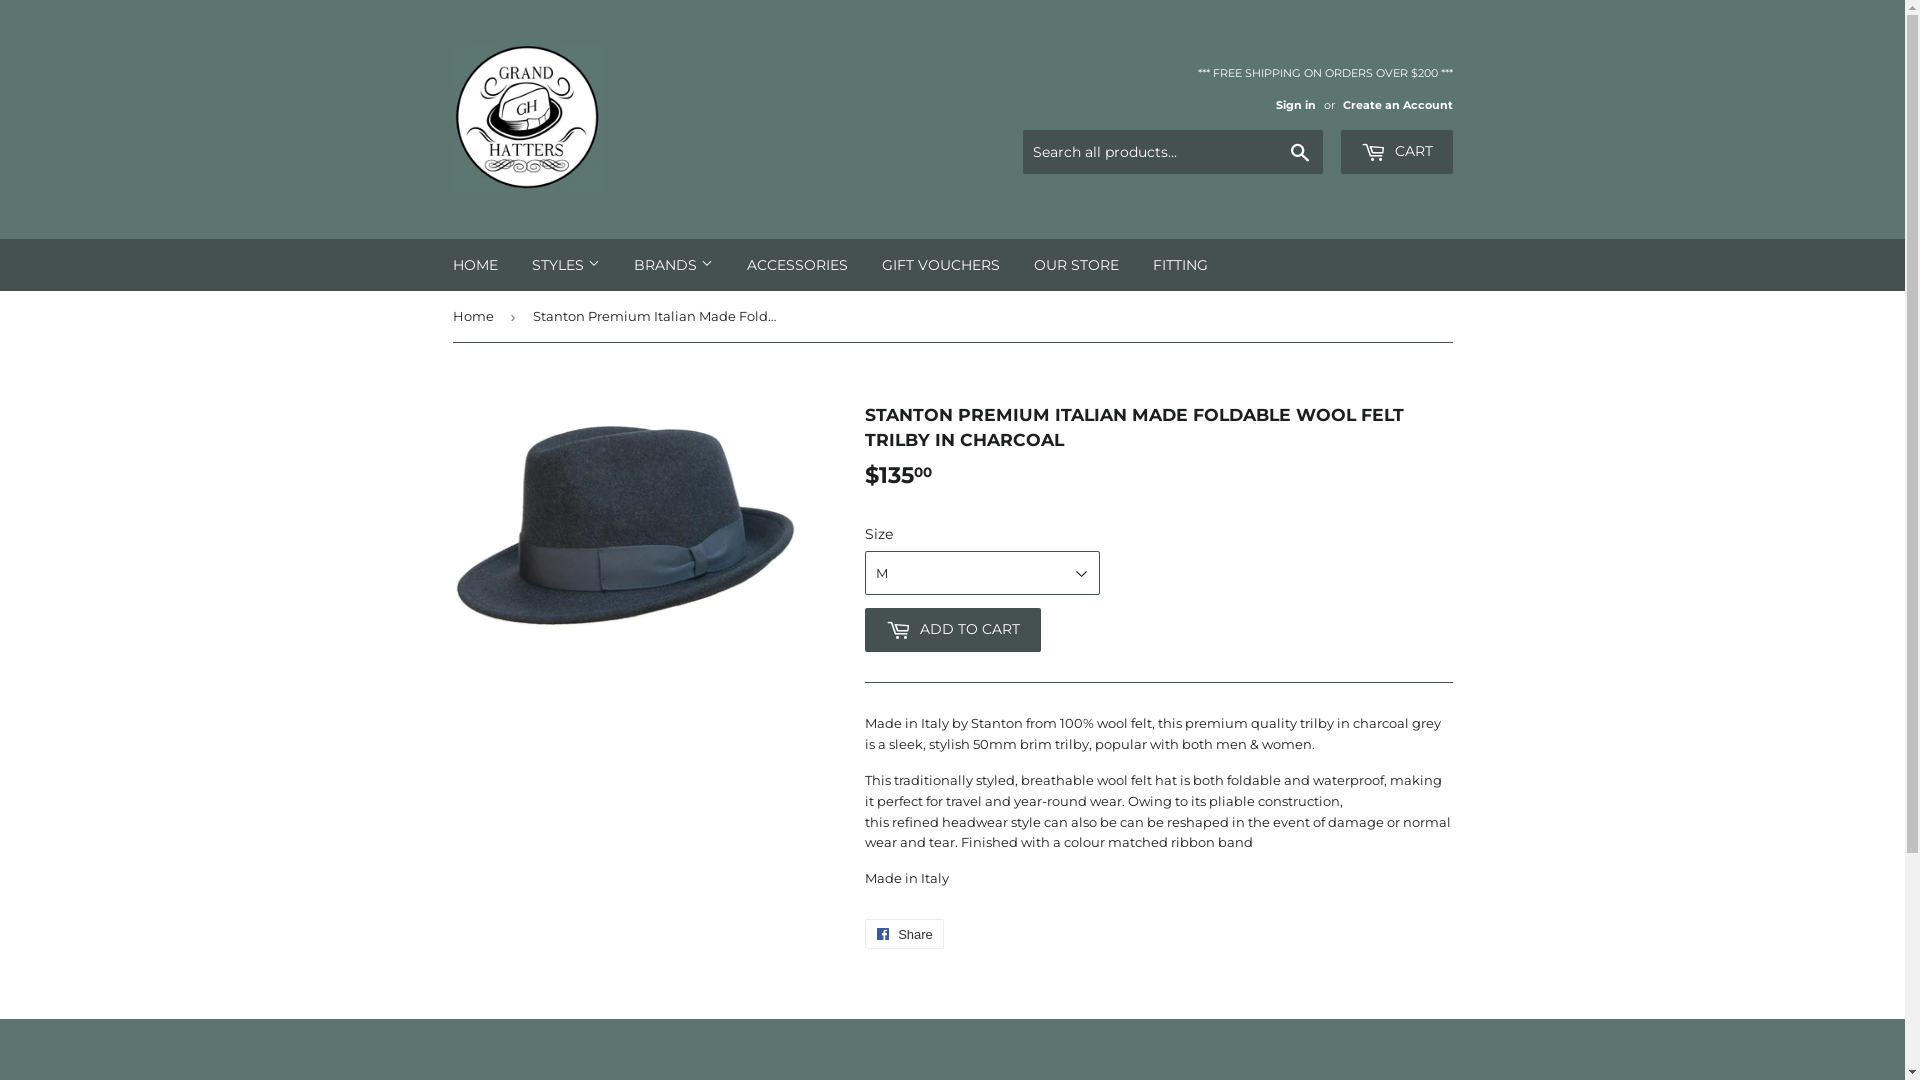 Image resolution: width=1920 pixels, height=1080 pixels. Describe the element at coordinates (474, 315) in the screenshot. I see `'Home'` at that location.